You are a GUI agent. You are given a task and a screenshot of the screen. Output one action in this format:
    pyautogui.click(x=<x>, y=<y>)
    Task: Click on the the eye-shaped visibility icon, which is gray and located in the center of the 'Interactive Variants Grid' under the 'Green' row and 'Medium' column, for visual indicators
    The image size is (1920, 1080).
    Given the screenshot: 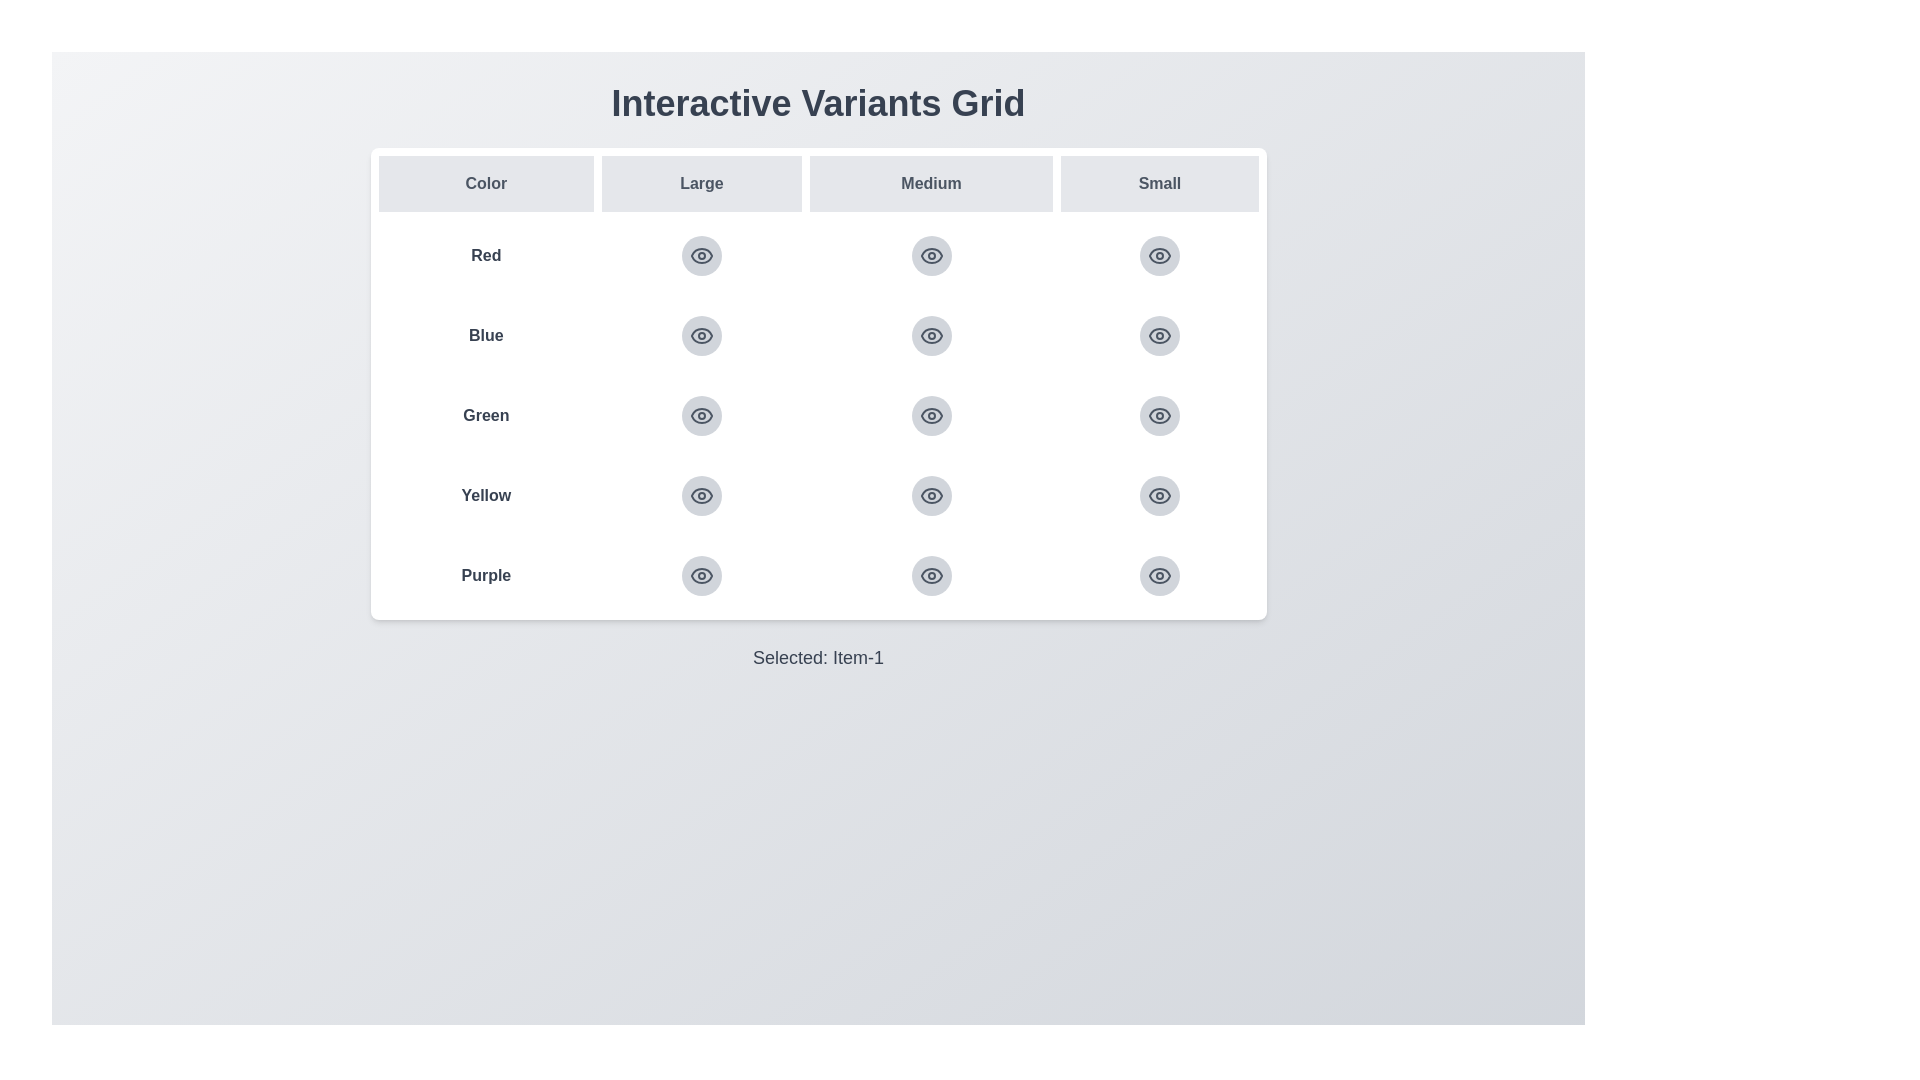 What is the action you would take?
    pyautogui.click(x=930, y=415)
    